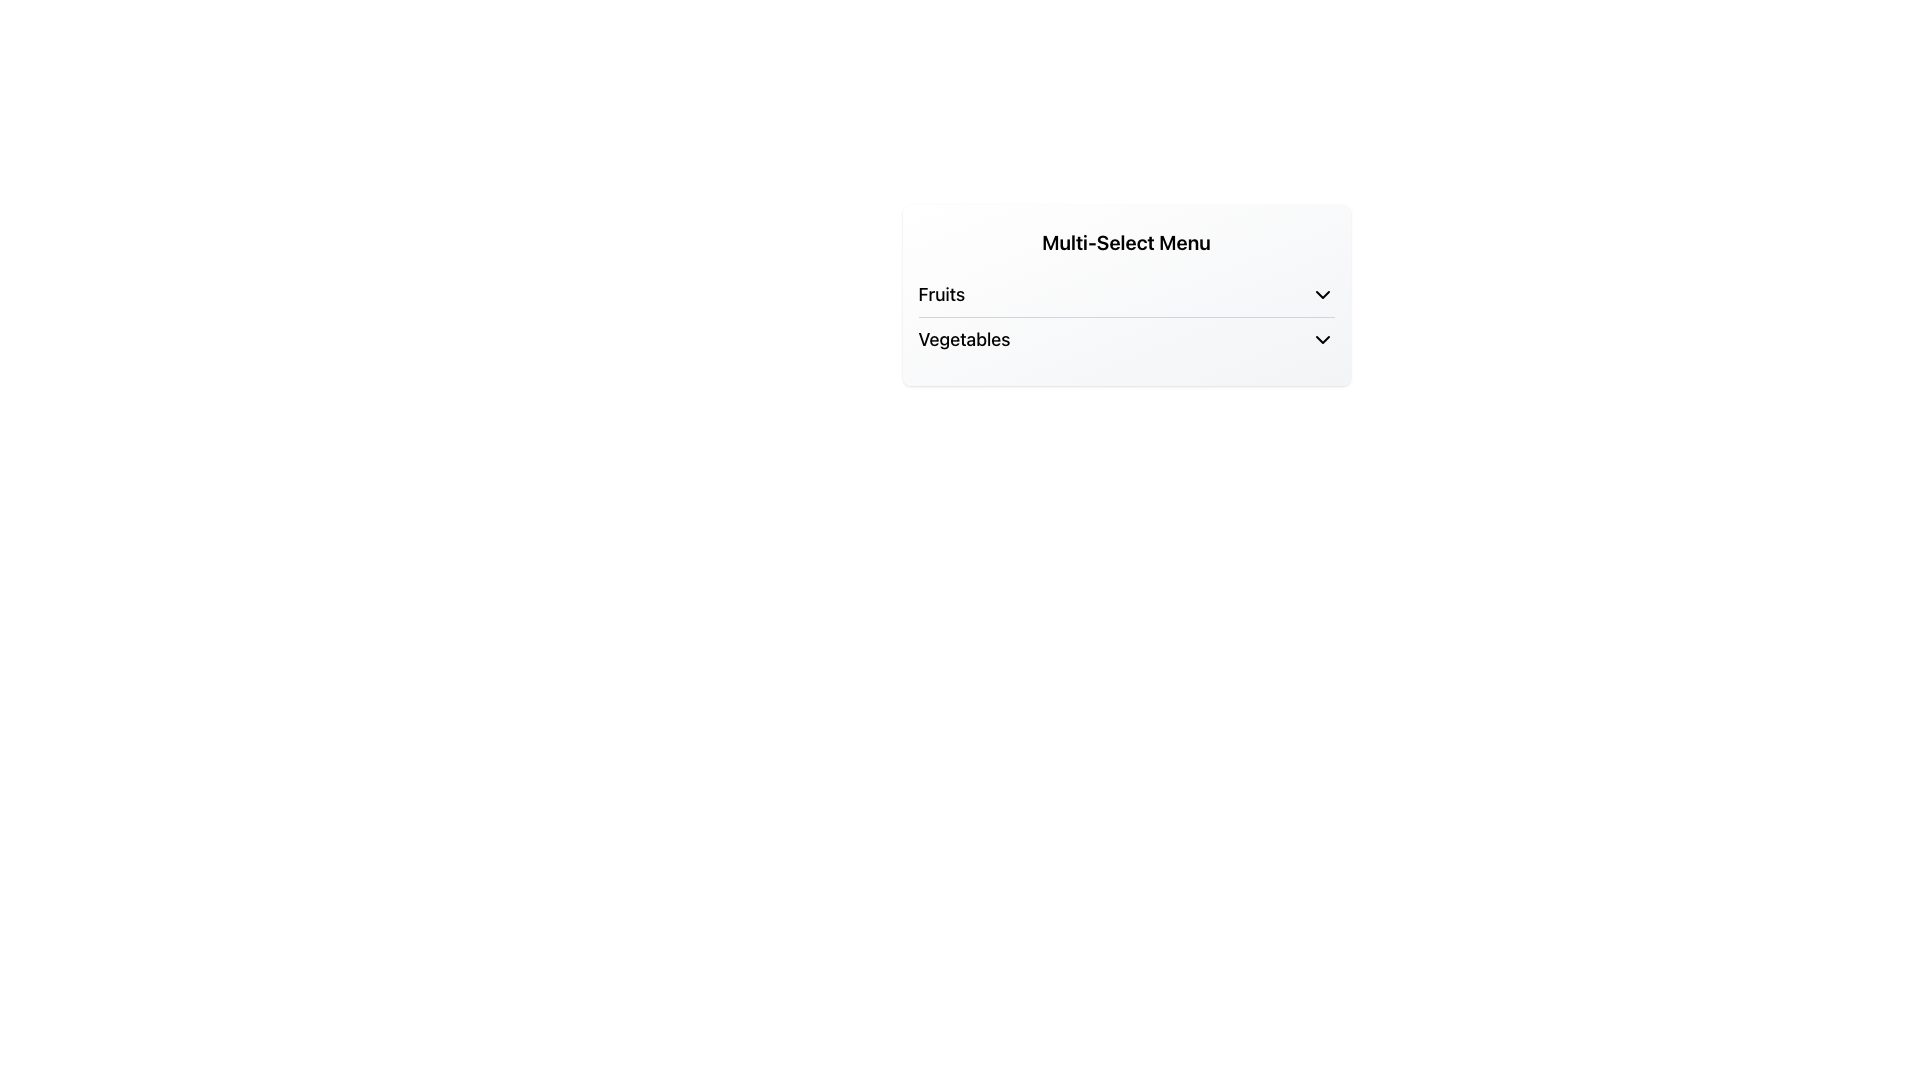 This screenshot has height=1080, width=1920. Describe the element at coordinates (964, 338) in the screenshot. I see `text label 'Vegetables' which is the second entry in the dropdown menu for multi-select options, located below 'Fruits'` at that location.